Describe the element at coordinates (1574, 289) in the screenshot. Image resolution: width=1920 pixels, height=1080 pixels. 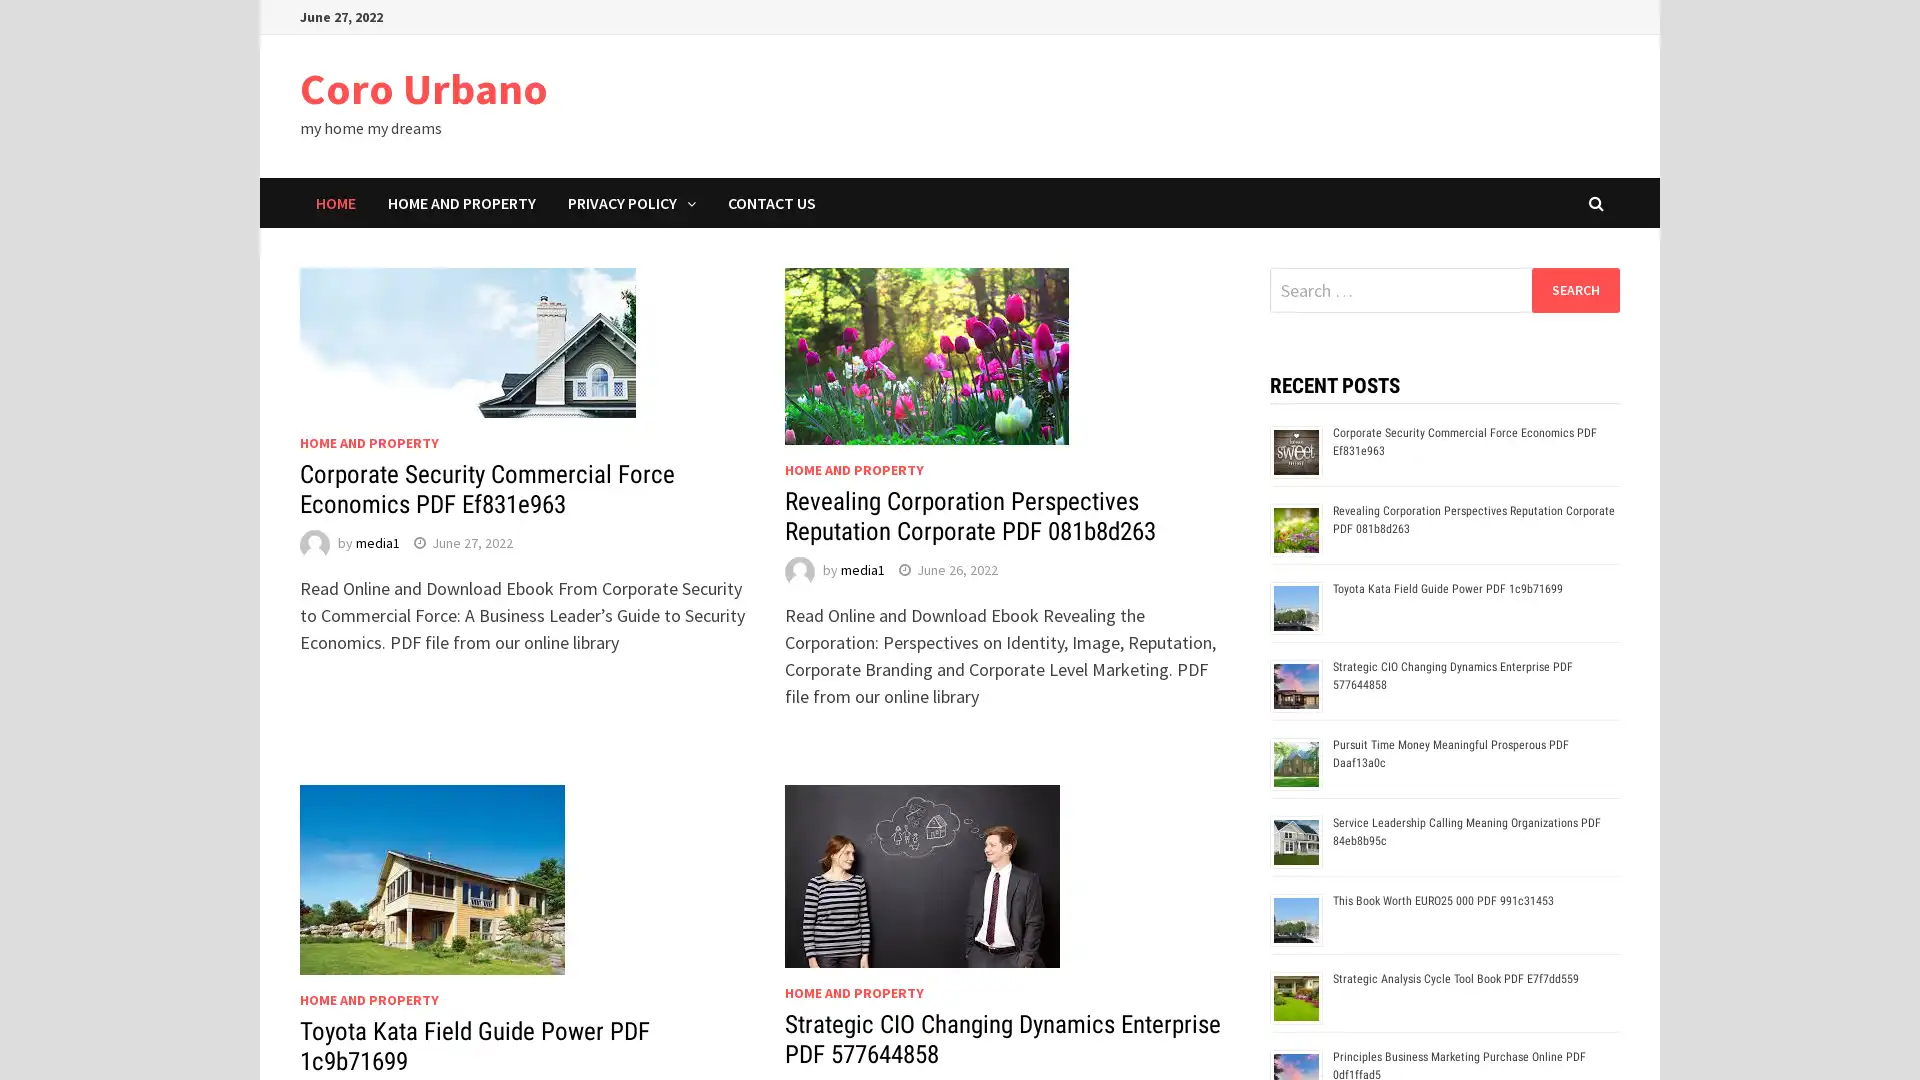
I see `Search` at that location.